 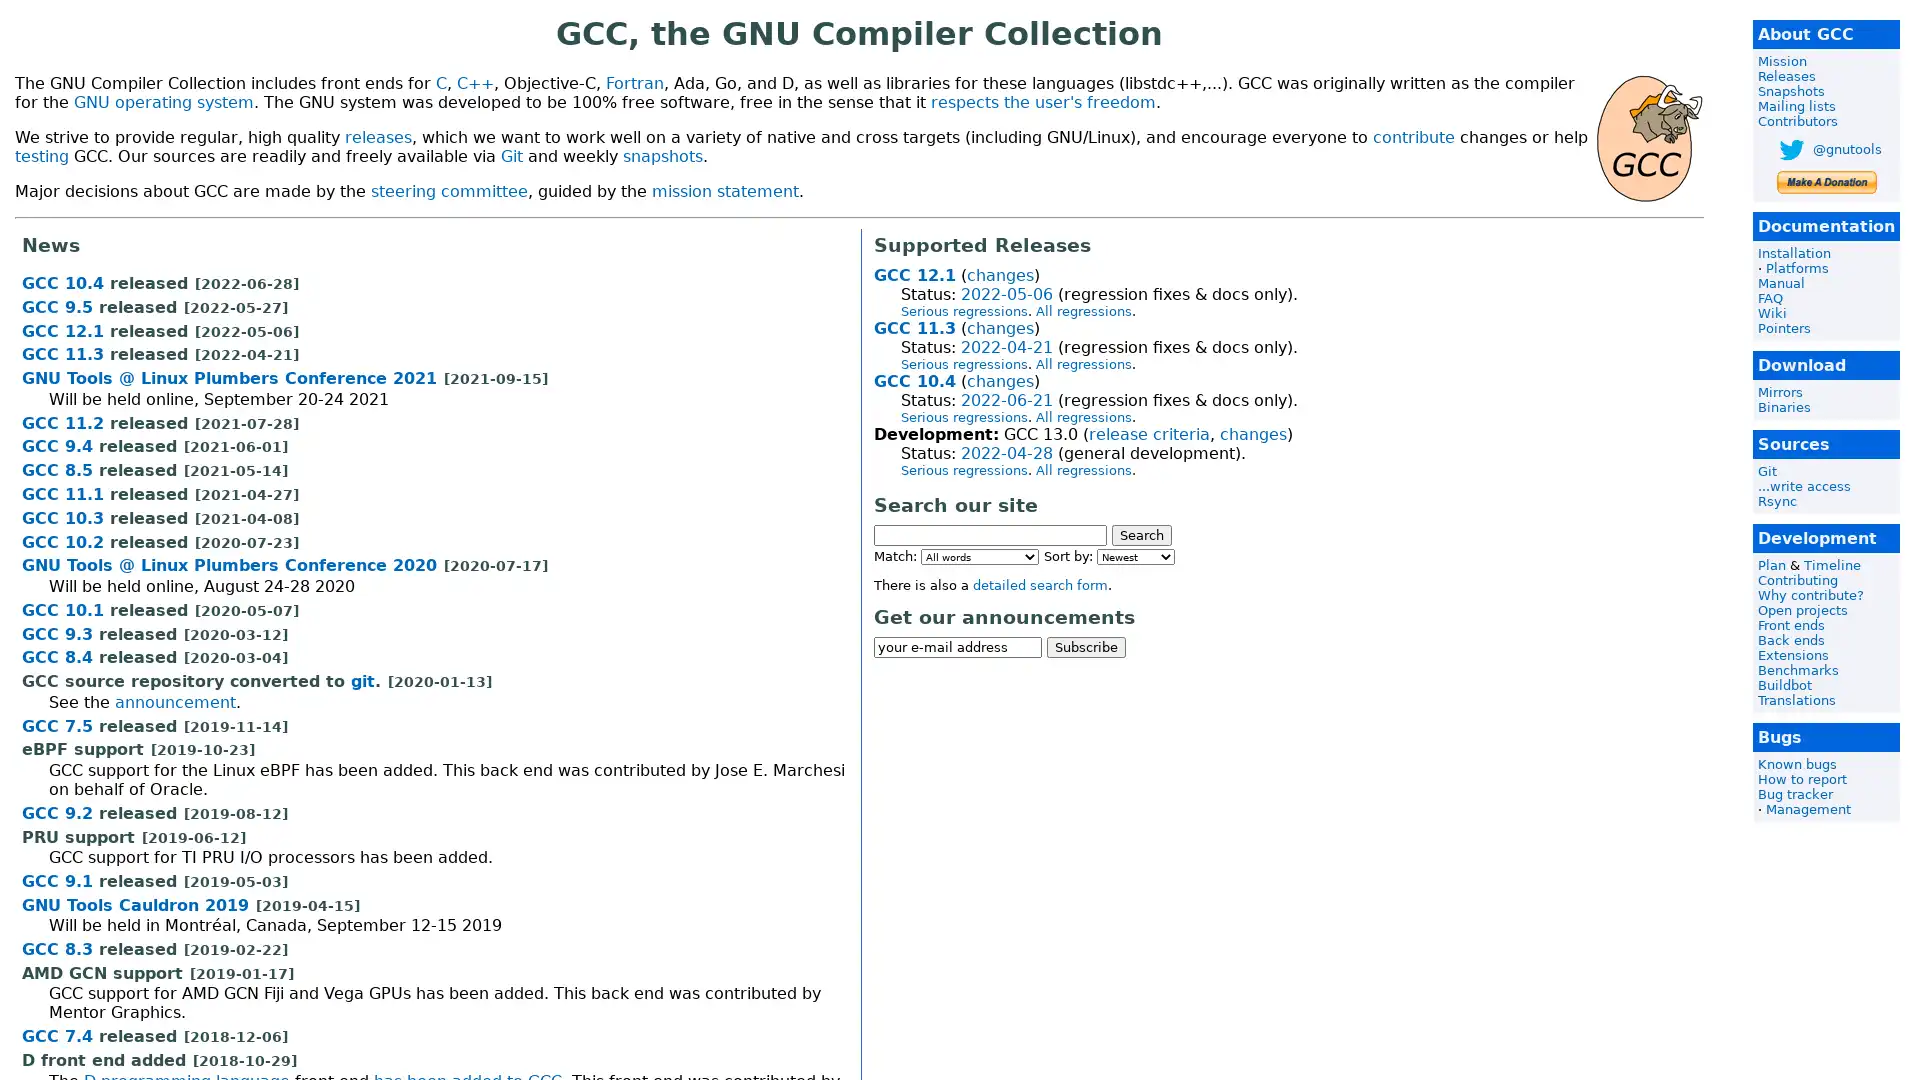 What do you see at coordinates (1141, 533) in the screenshot?
I see `Search` at bounding box center [1141, 533].